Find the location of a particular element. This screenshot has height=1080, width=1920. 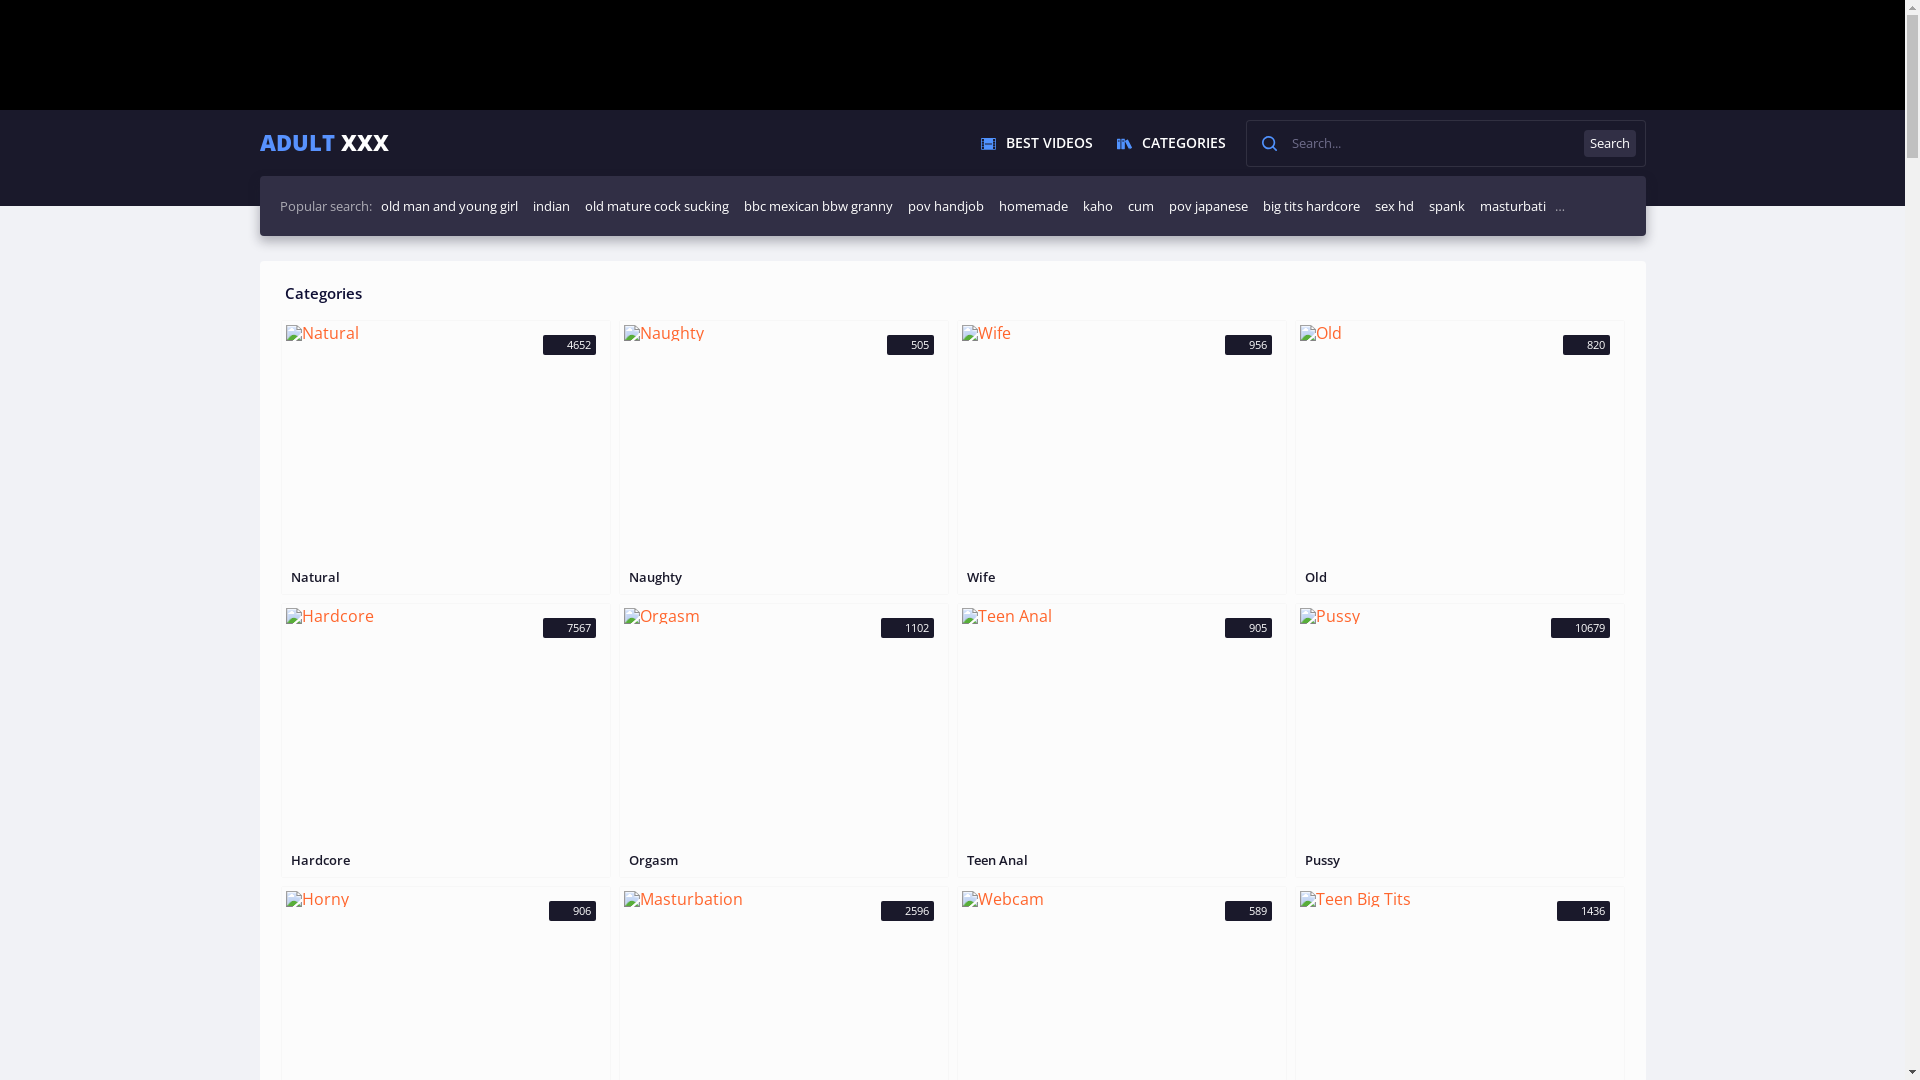

'indian' is located at coordinates (550, 205).